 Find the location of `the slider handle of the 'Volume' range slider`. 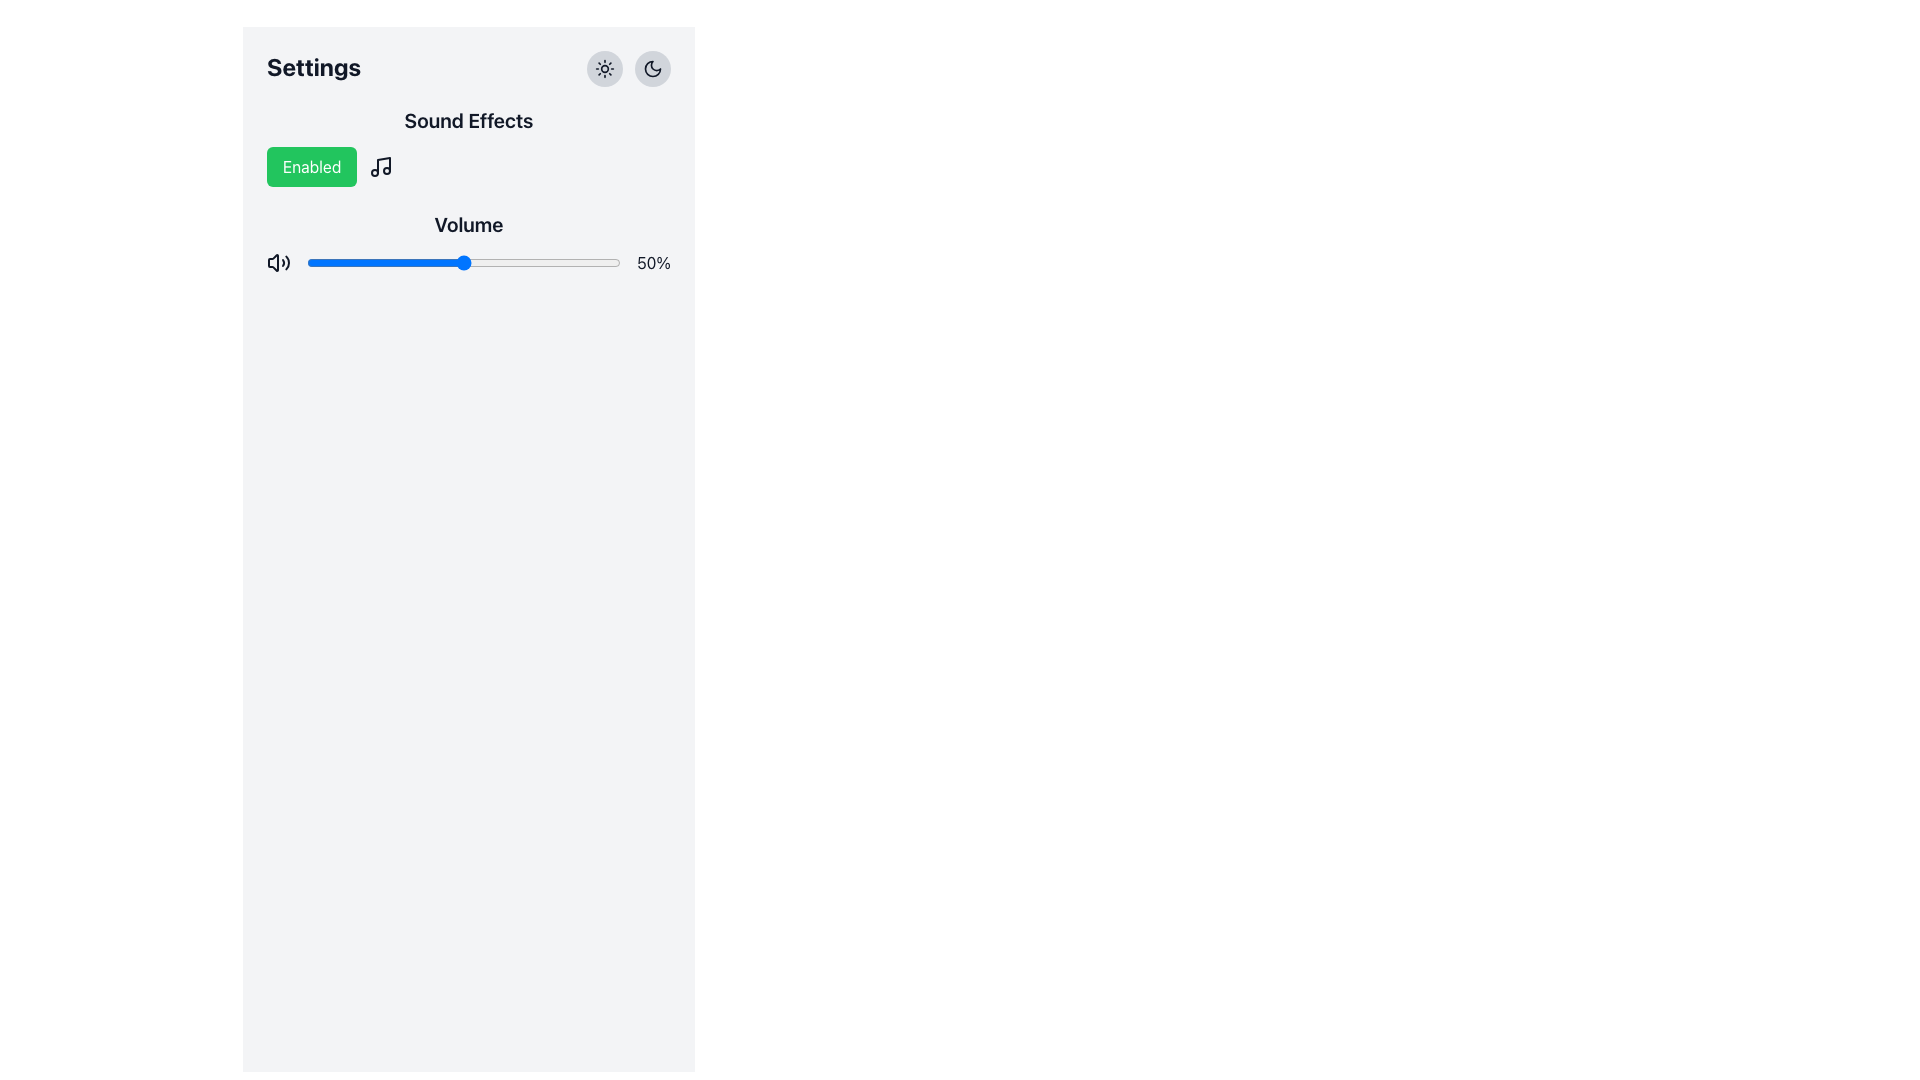

the slider handle of the 'Volume' range slider is located at coordinates (468, 242).